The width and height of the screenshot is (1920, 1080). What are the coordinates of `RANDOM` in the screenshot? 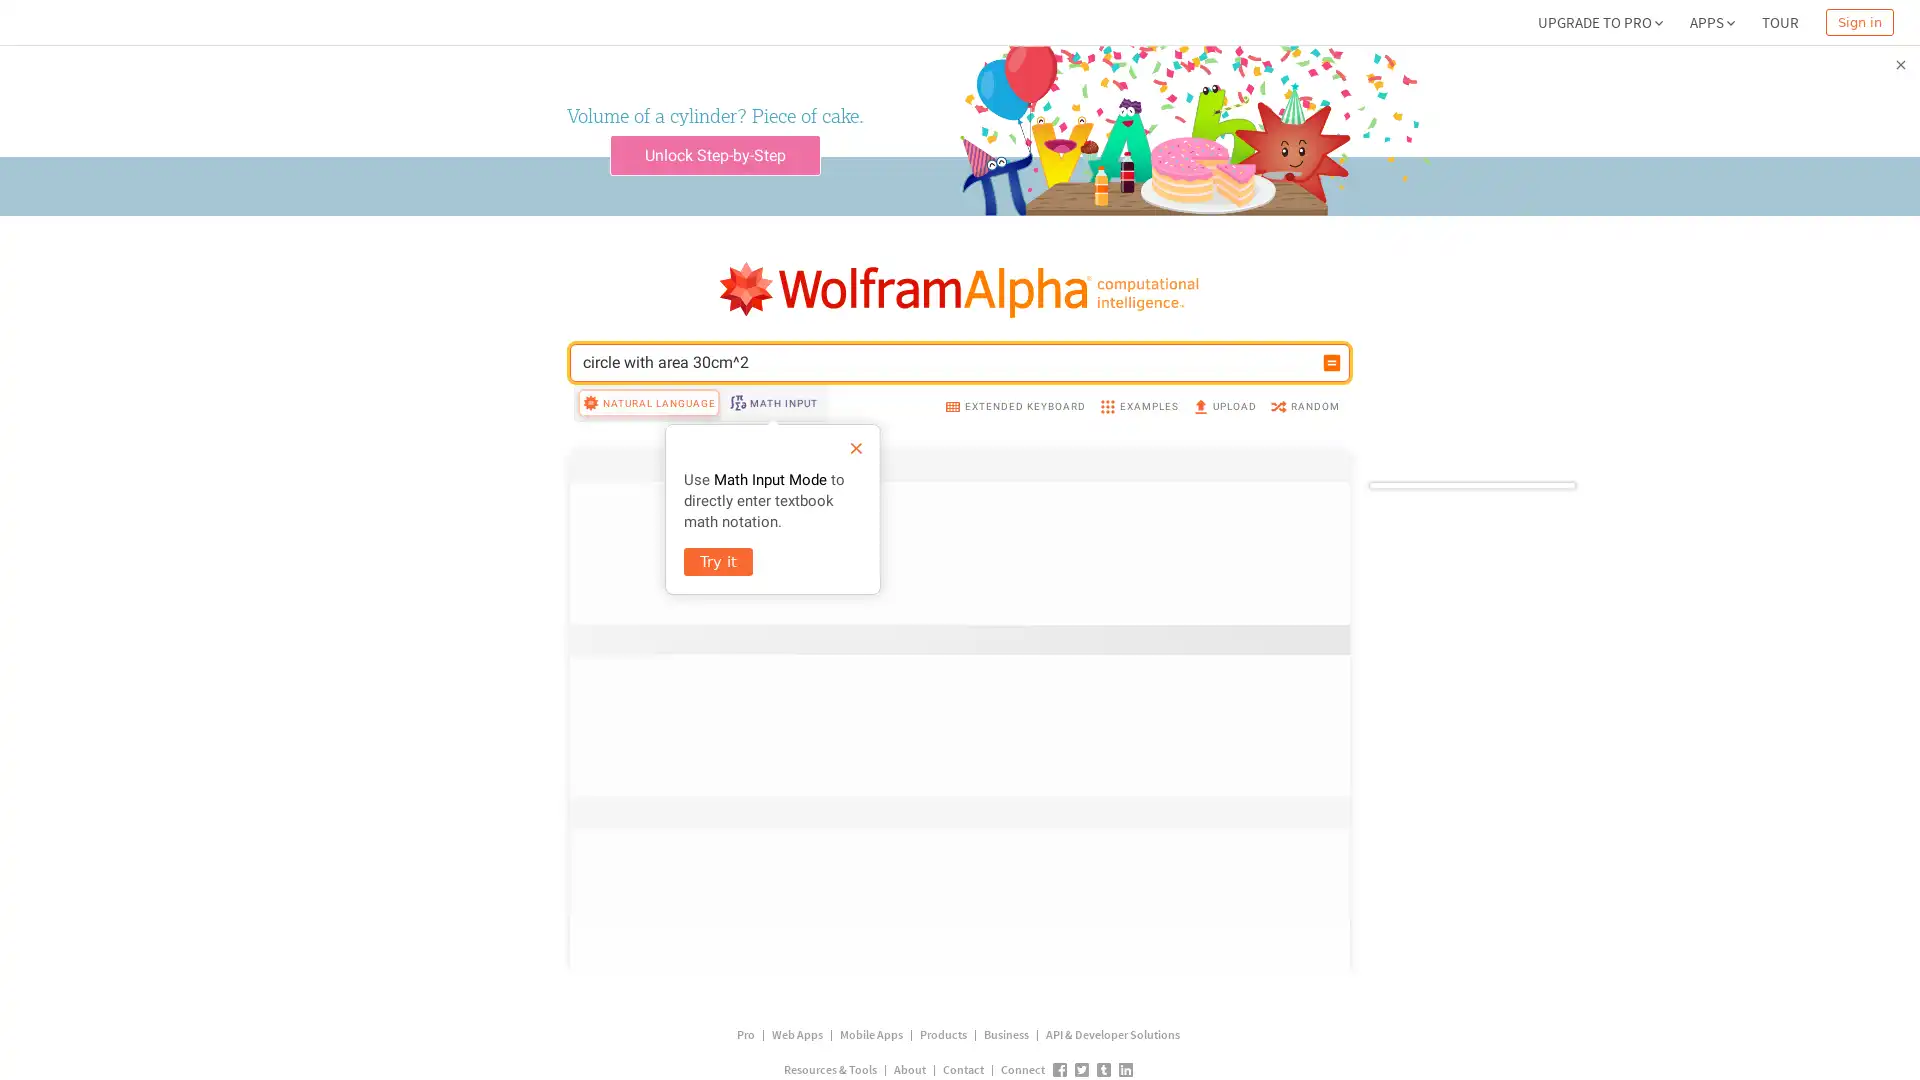 It's located at (1304, 405).